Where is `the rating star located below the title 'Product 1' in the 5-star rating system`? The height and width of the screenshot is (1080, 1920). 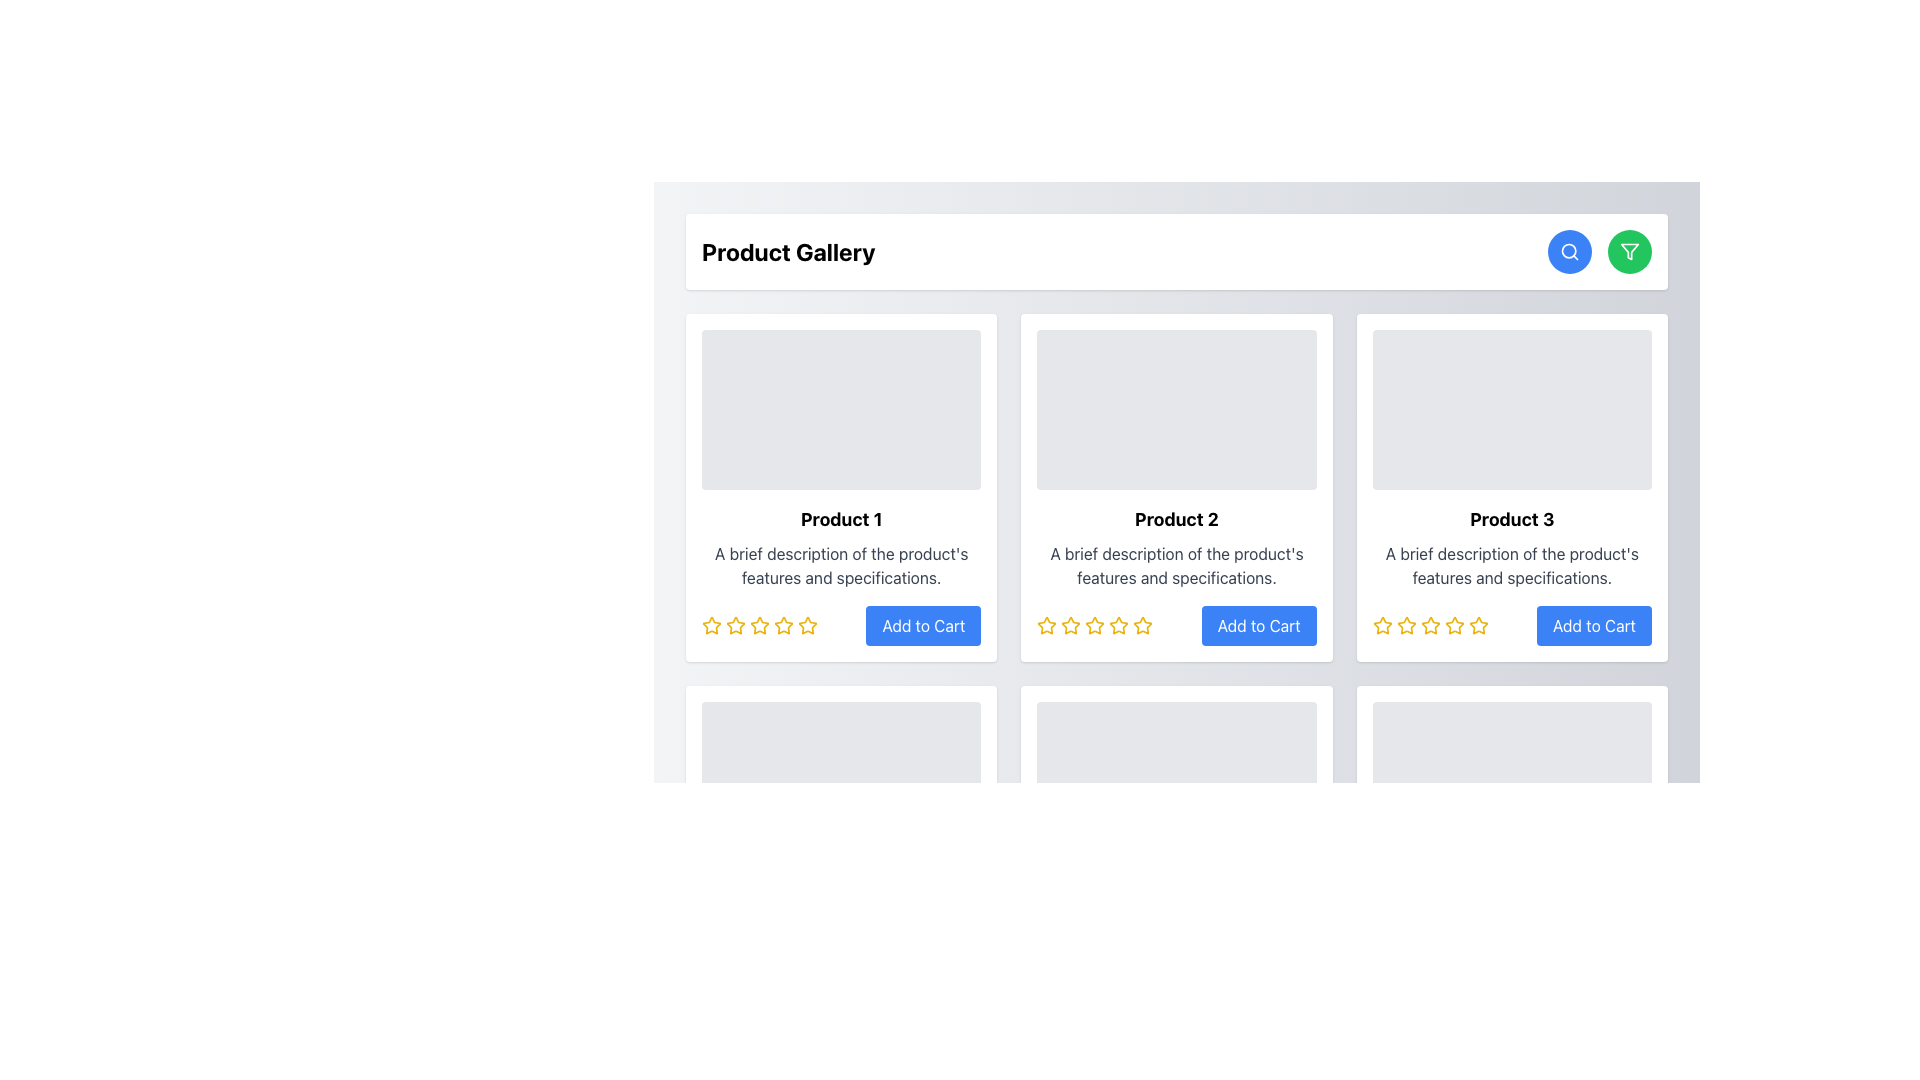 the rating star located below the title 'Product 1' in the 5-star rating system is located at coordinates (782, 624).